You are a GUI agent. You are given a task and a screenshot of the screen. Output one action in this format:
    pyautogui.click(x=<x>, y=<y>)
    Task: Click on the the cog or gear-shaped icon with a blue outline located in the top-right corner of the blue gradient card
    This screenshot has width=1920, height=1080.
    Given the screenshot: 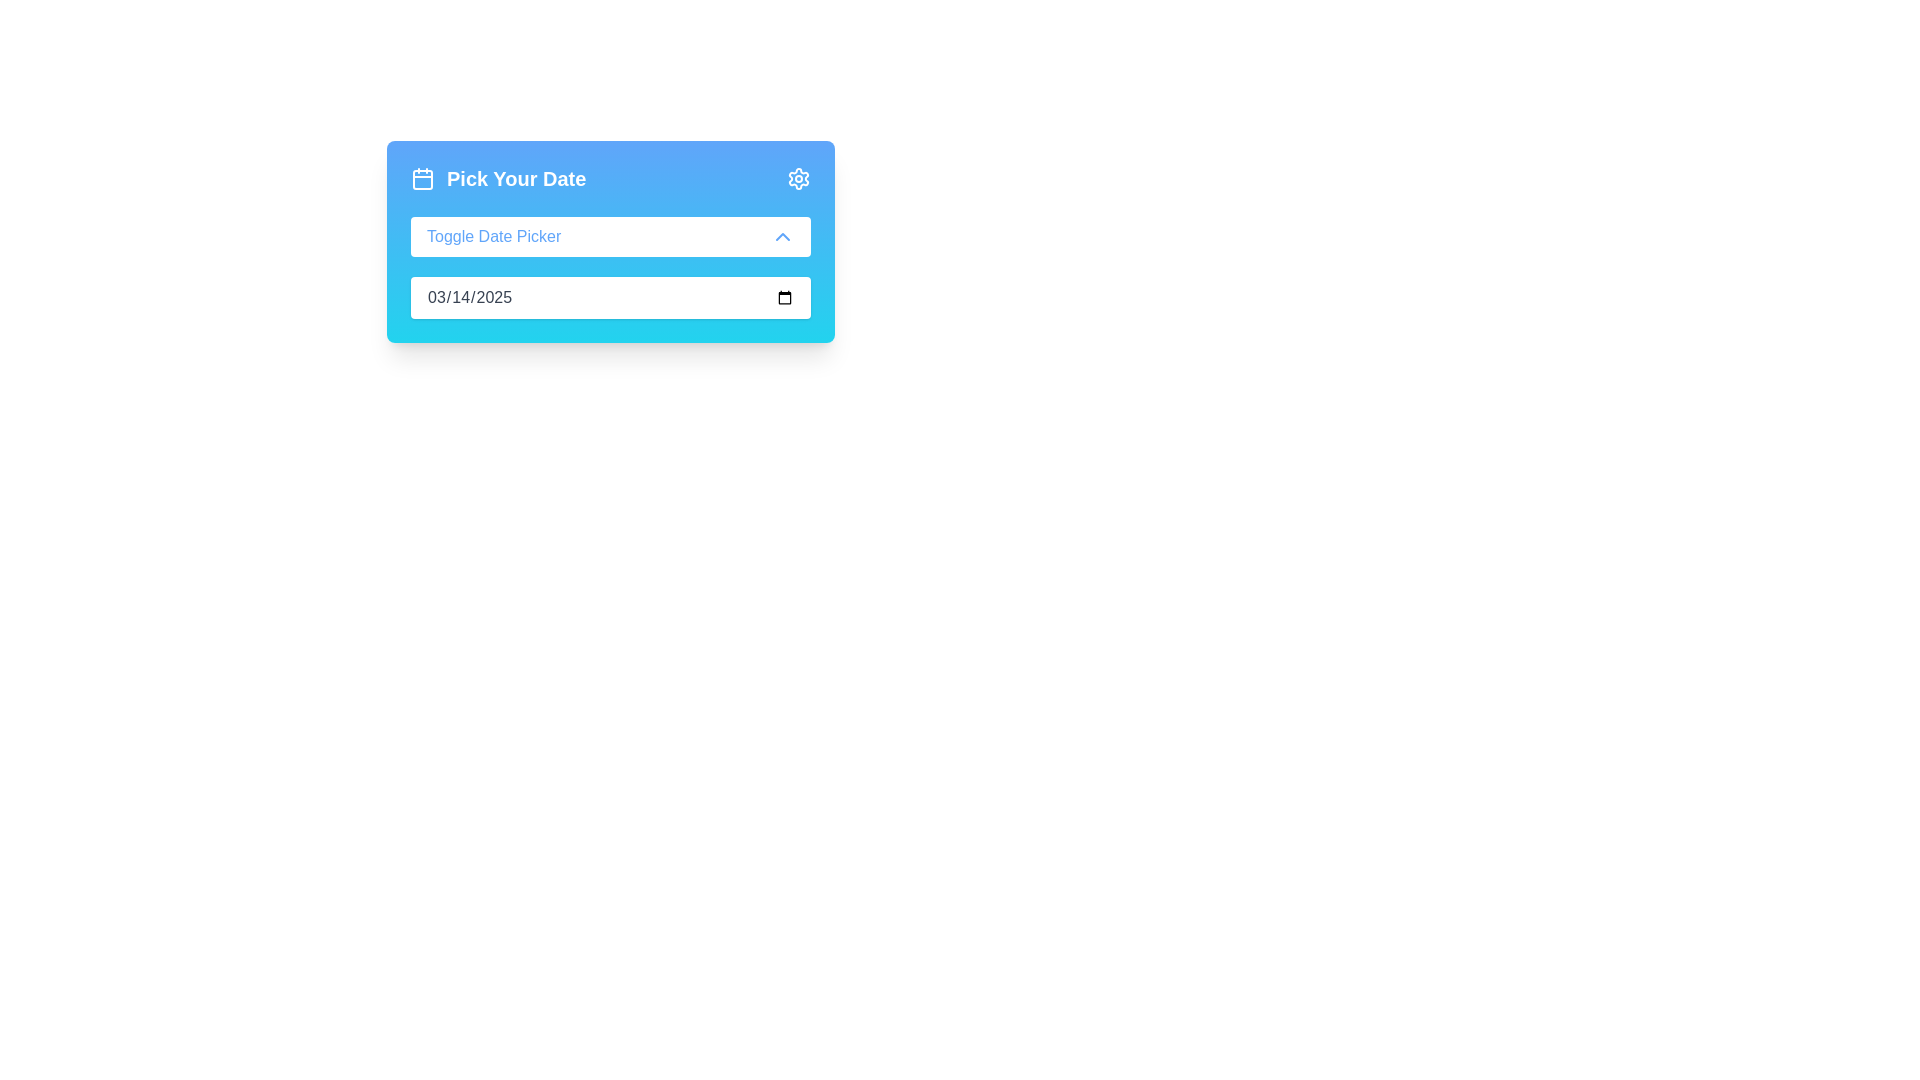 What is the action you would take?
    pyautogui.click(x=797, y=177)
    